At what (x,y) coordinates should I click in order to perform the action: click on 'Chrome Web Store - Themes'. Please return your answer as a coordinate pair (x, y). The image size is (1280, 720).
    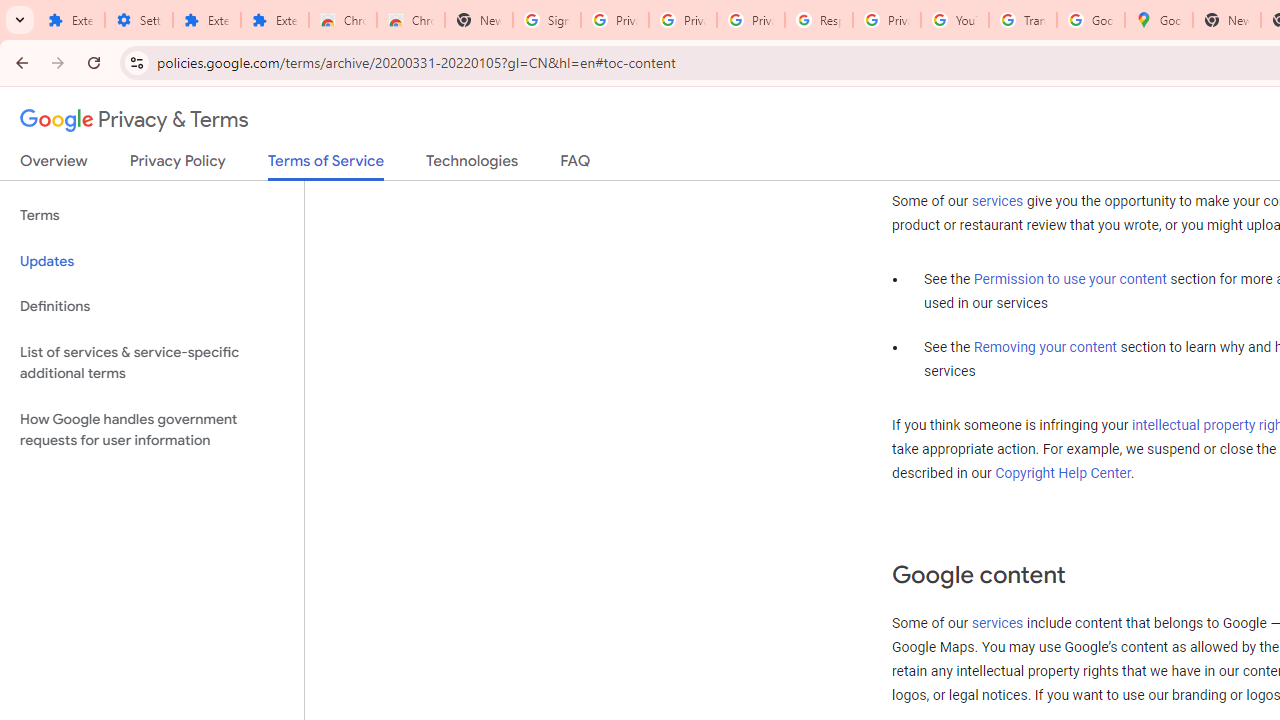
    Looking at the image, I should click on (410, 20).